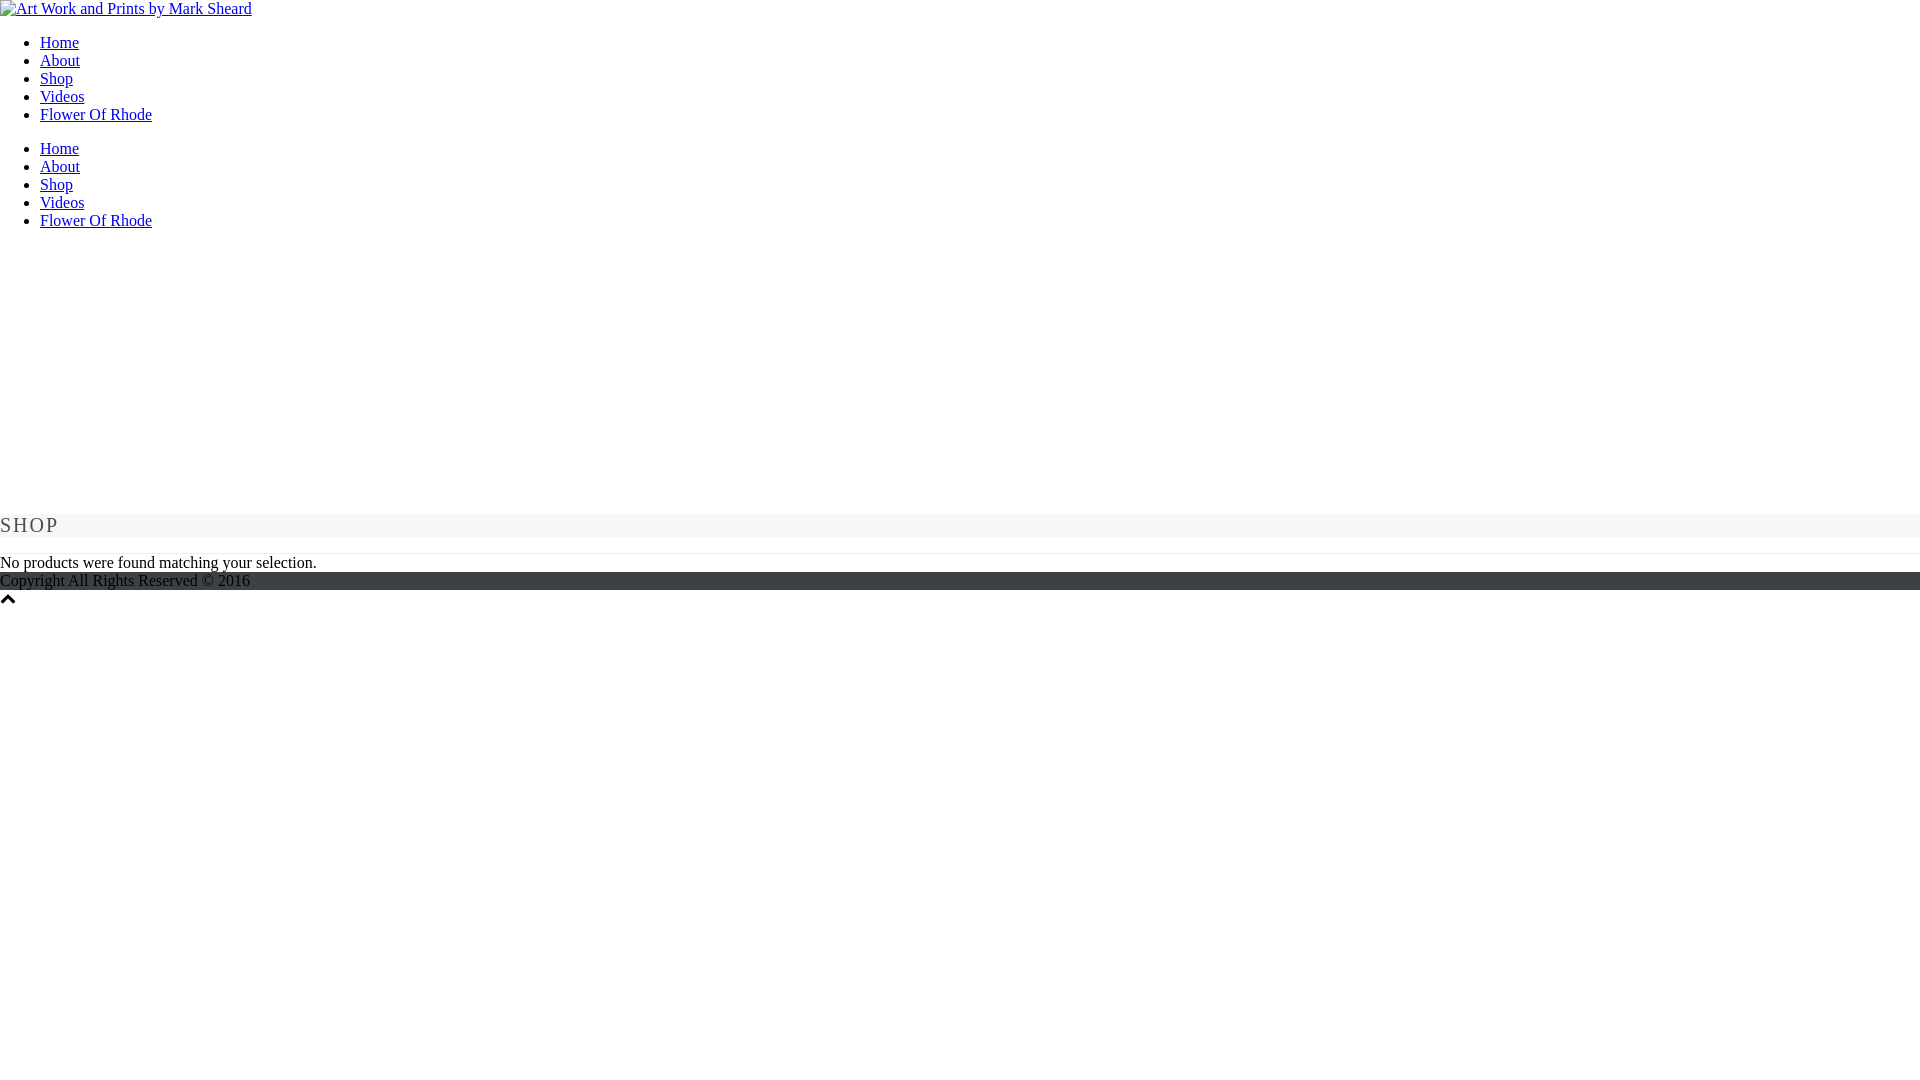 The height and width of the screenshot is (1080, 1920). I want to click on 'Shop', so click(39, 77).